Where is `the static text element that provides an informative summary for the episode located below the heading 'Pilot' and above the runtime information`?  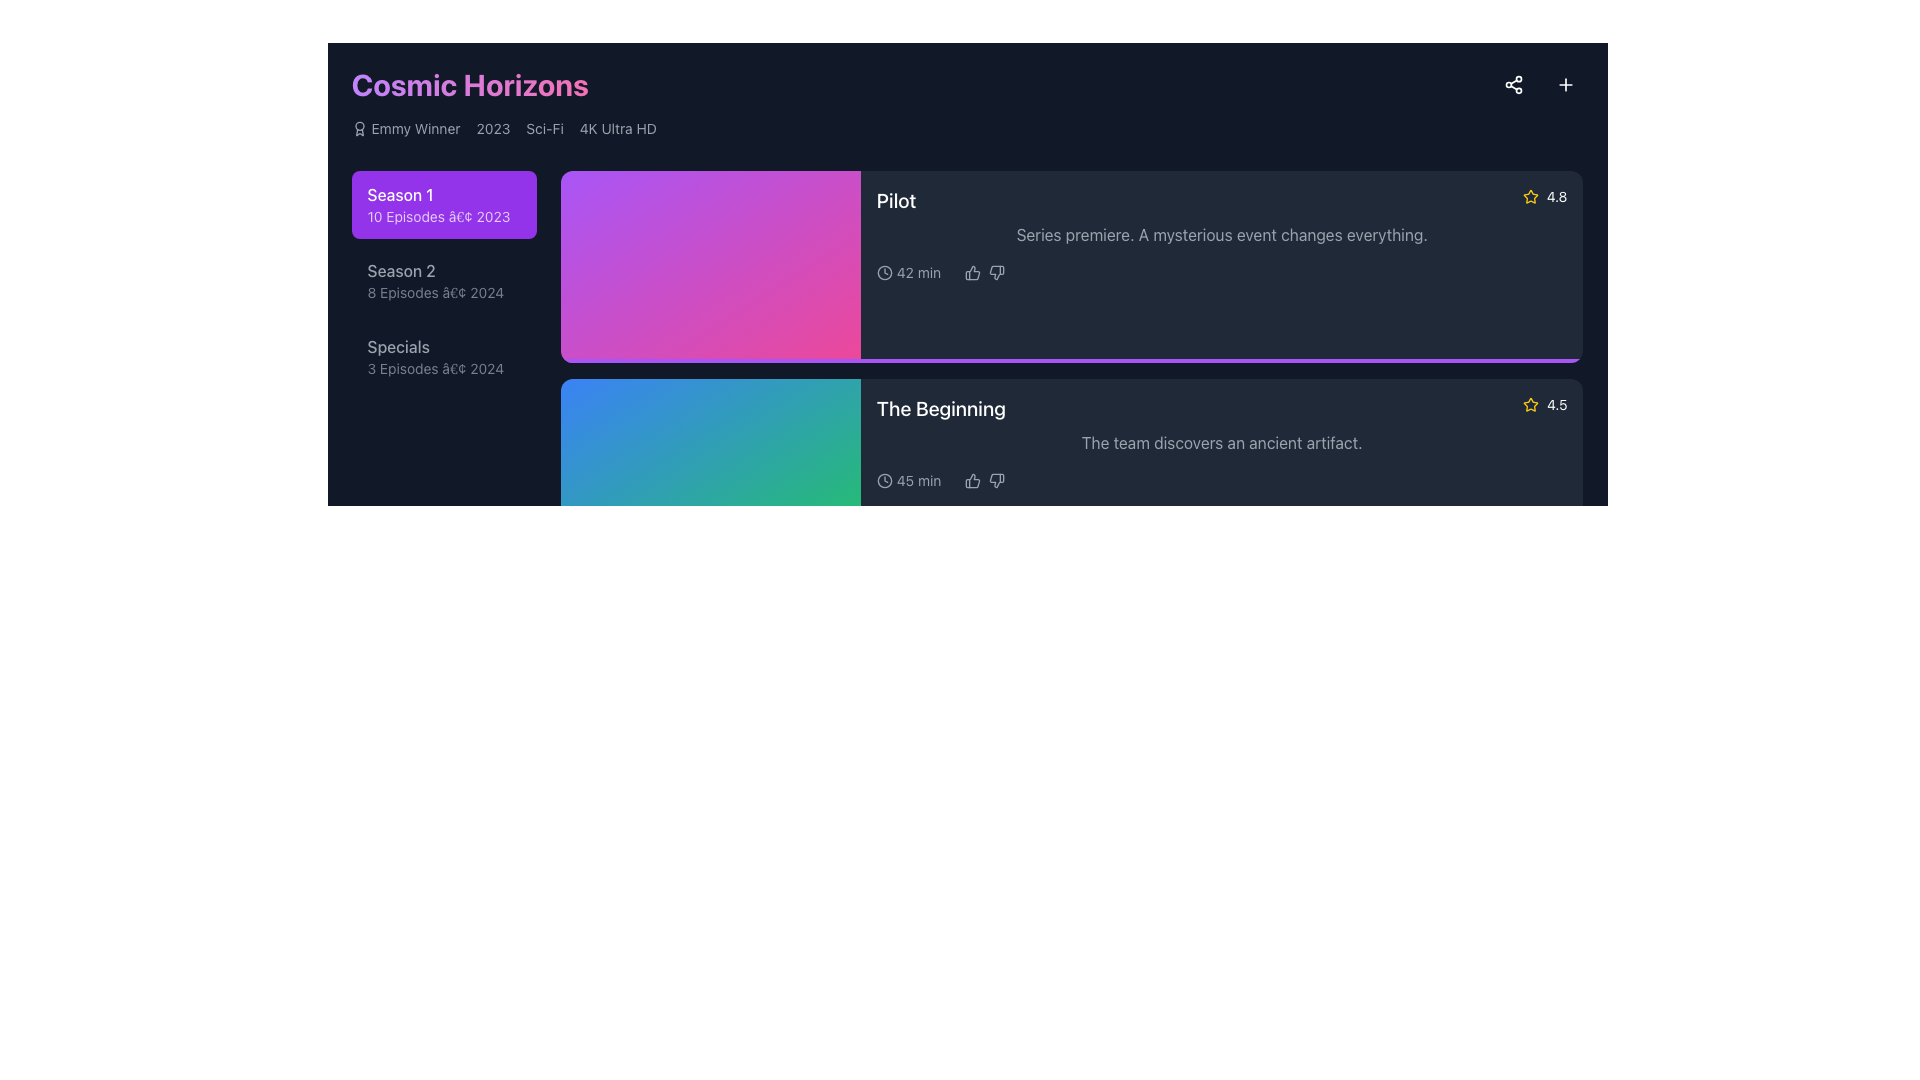
the static text element that provides an informative summary for the episode located below the heading 'Pilot' and above the runtime information is located at coordinates (1221, 234).